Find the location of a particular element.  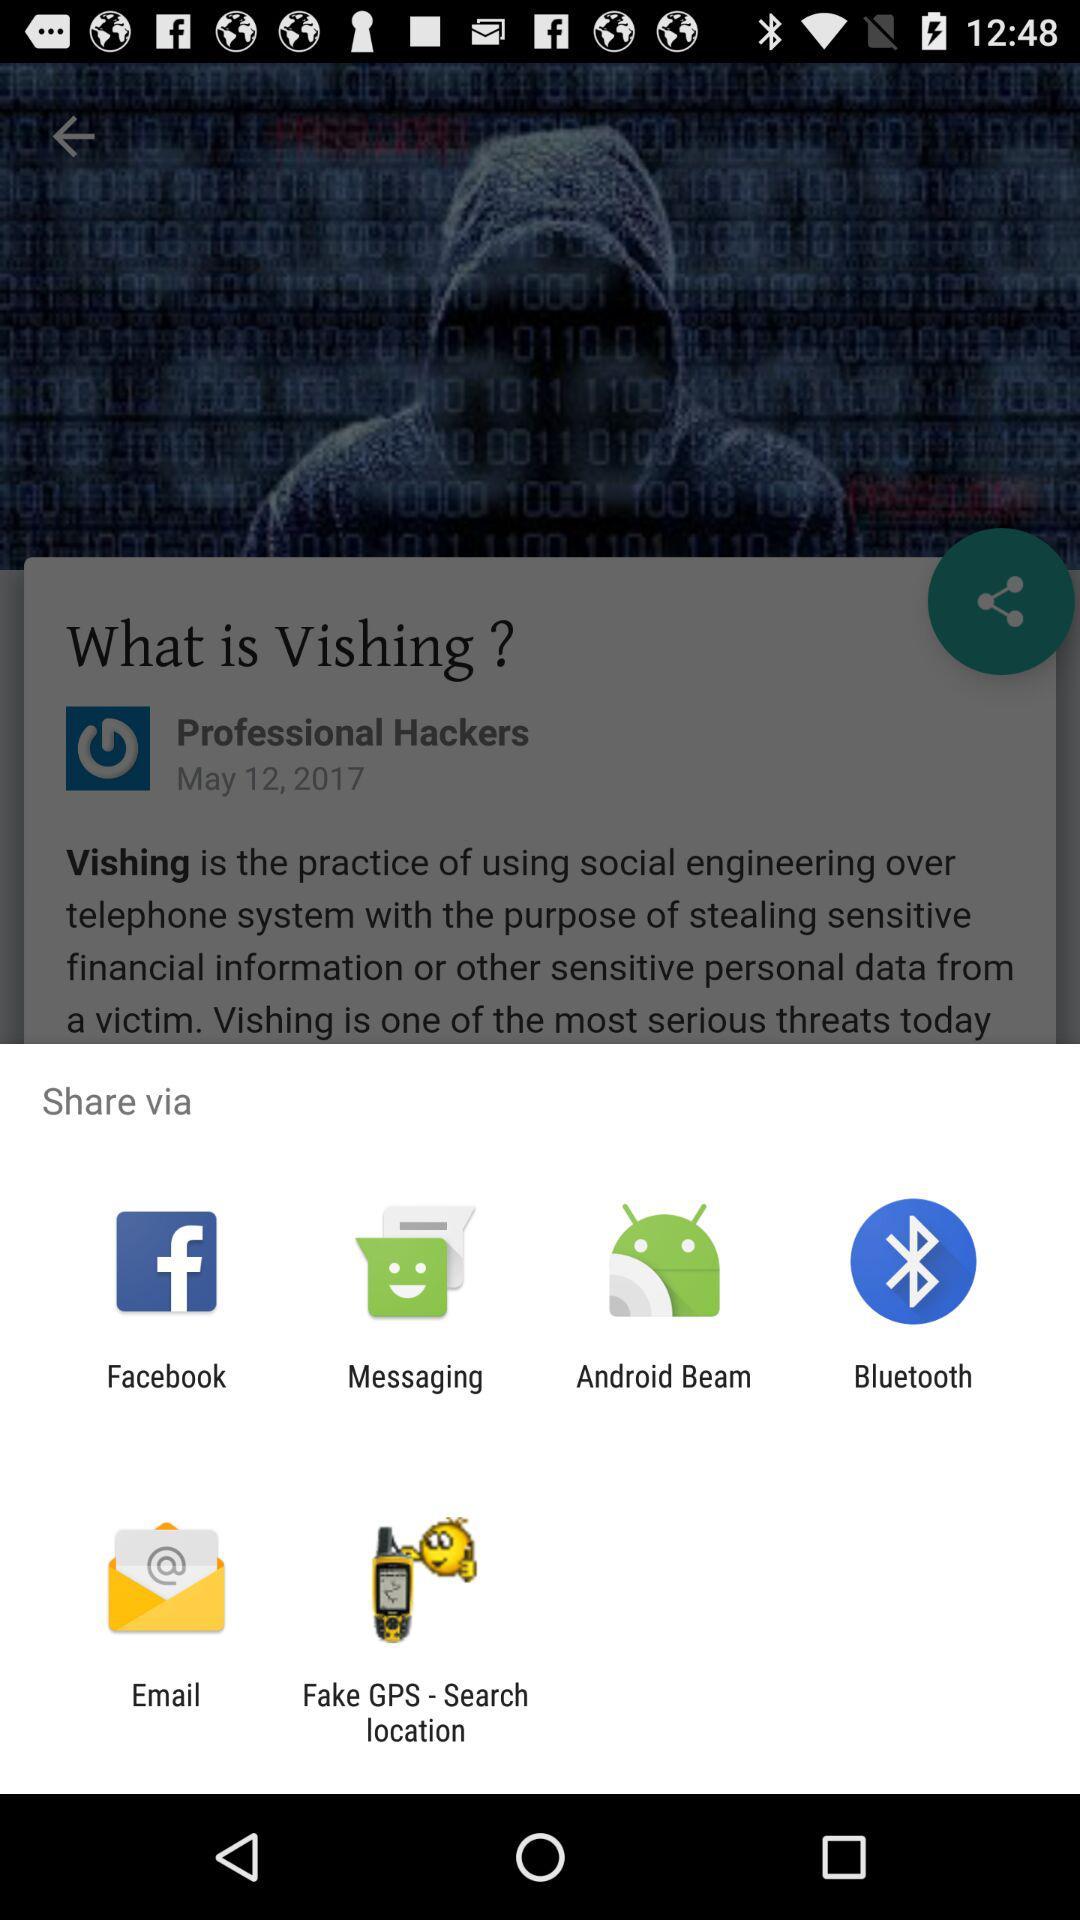

item to the left of android beam item is located at coordinates (414, 1392).